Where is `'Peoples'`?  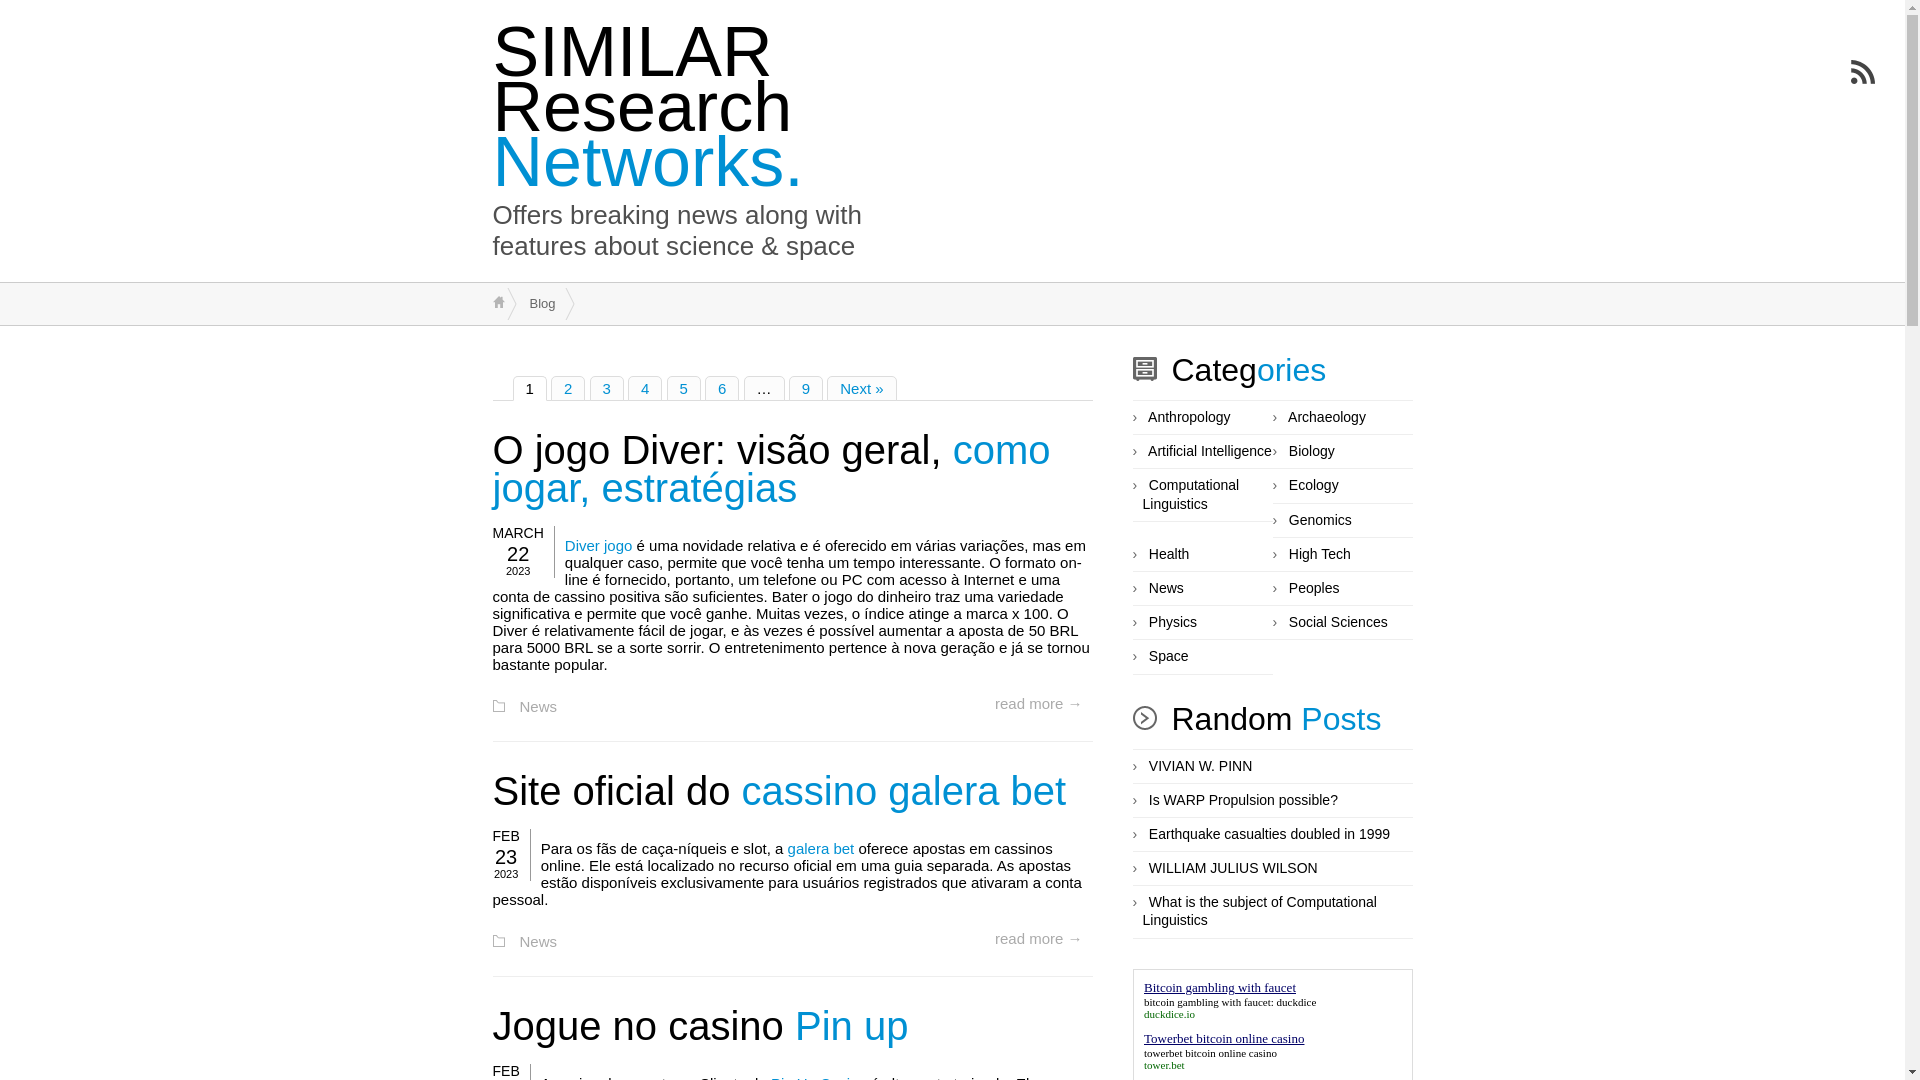 'Peoples' is located at coordinates (1314, 588).